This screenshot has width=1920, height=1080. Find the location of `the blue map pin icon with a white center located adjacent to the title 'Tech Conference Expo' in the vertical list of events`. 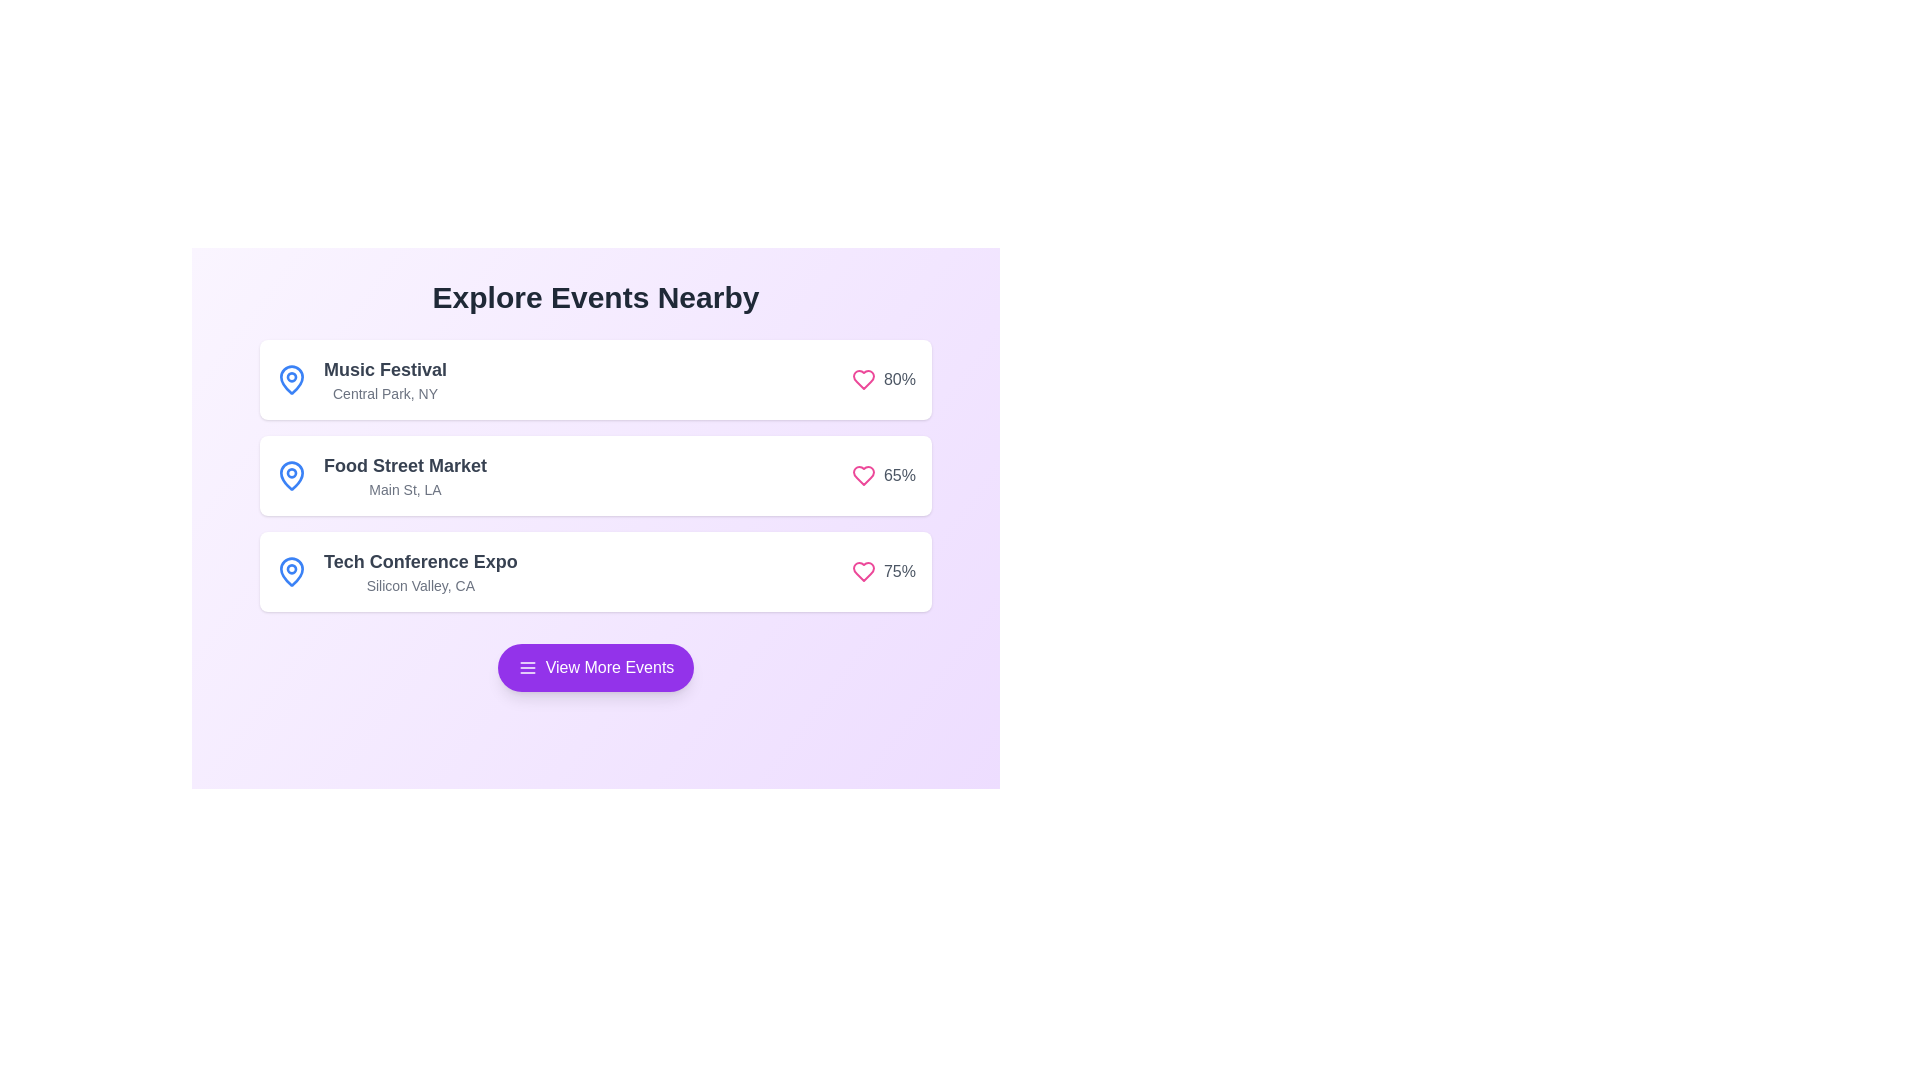

the blue map pin icon with a white center located adjacent to the title 'Tech Conference Expo' in the vertical list of events is located at coordinates (291, 571).